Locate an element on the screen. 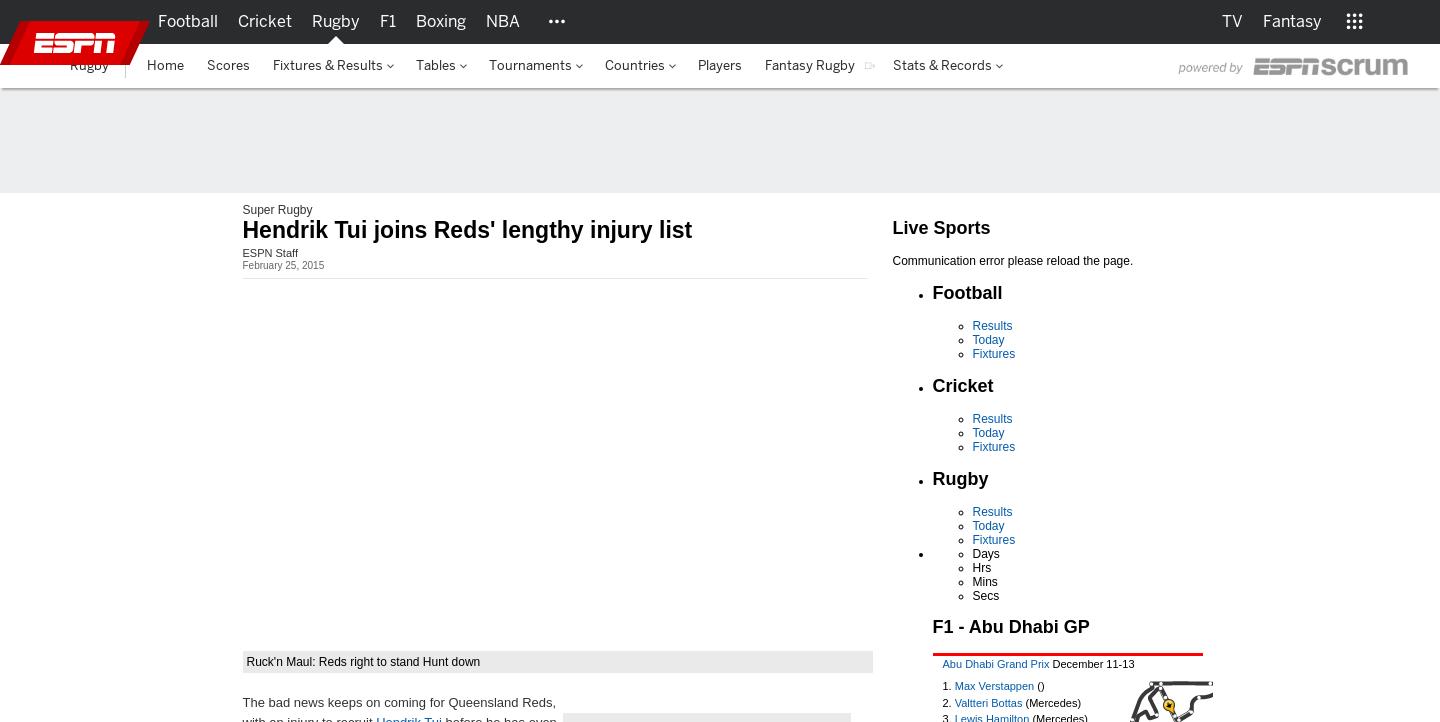 The height and width of the screenshot is (722, 1440). '1.' is located at coordinates (947, 684).